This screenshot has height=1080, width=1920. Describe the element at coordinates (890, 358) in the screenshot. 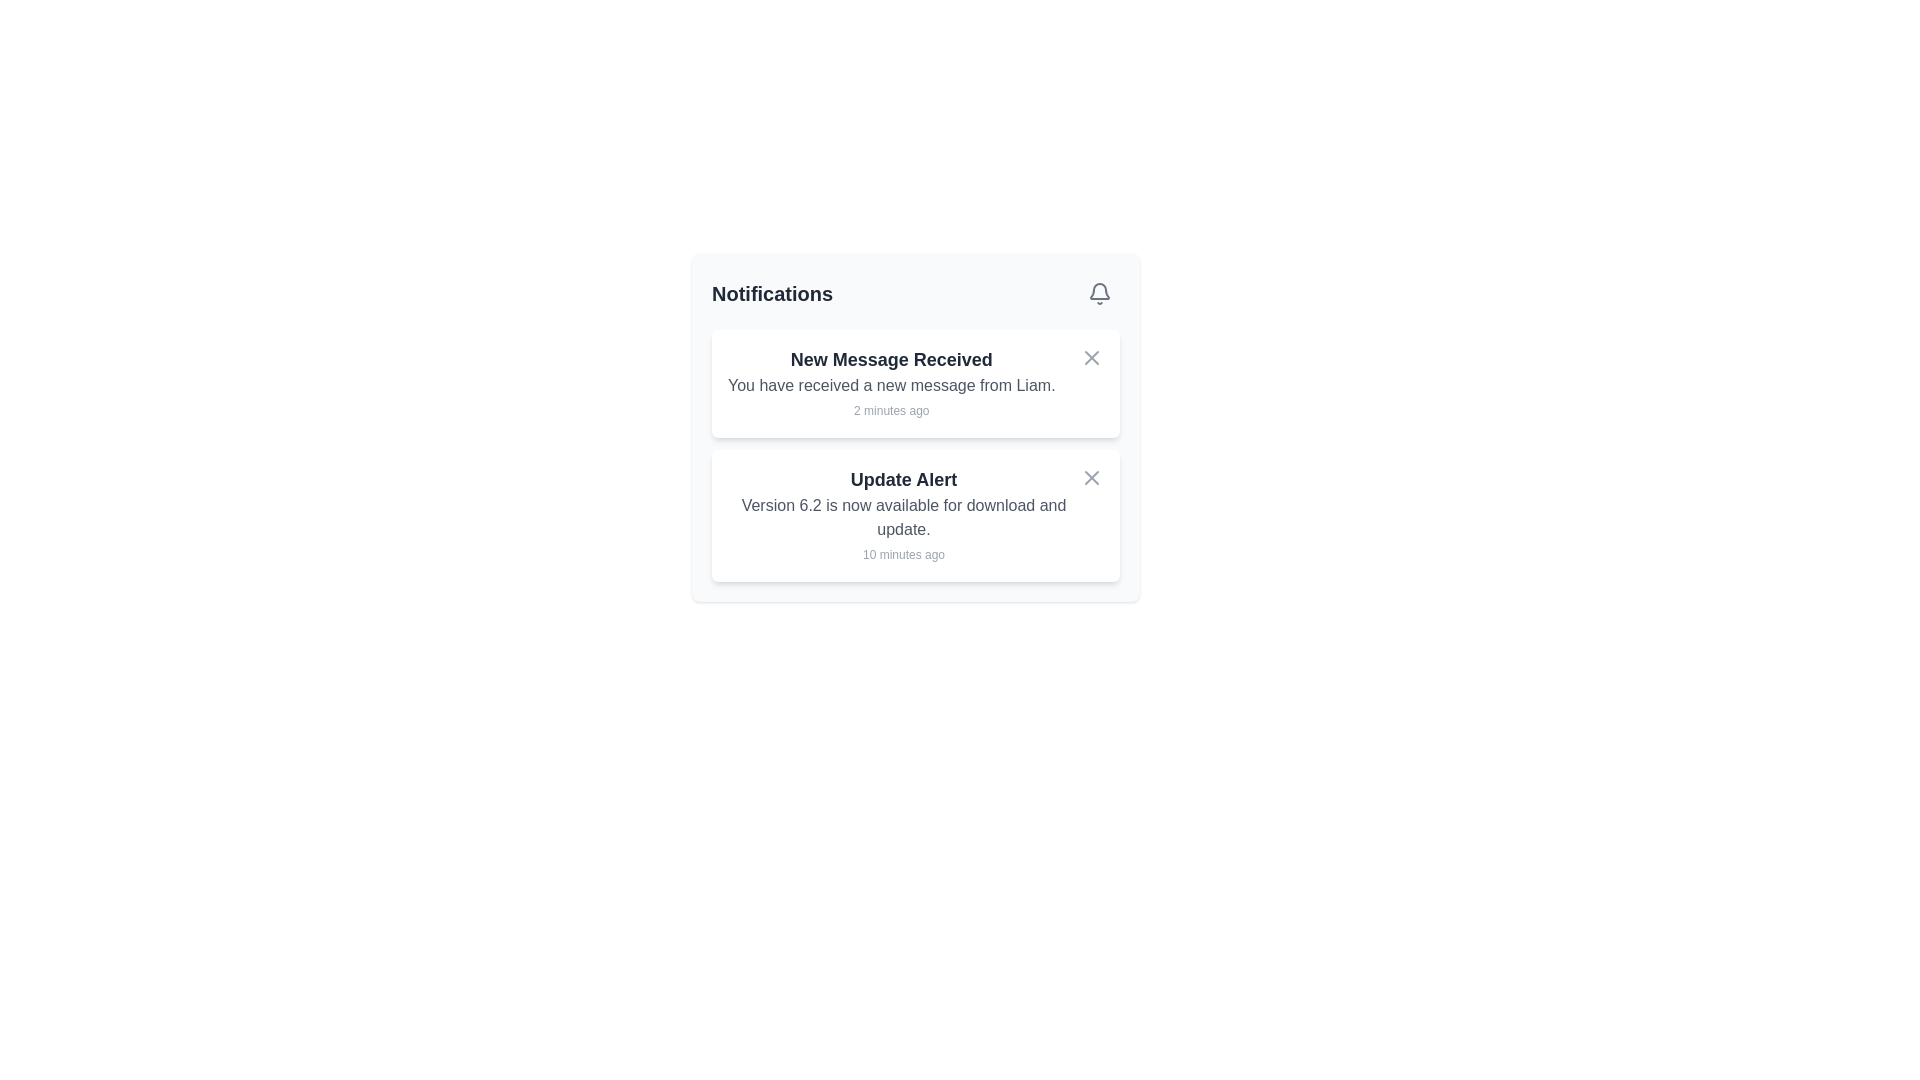

I see `text from the bold and large text label that reads 'New Message Received', which is located at the top of the notification card within the notifications list` at that location.